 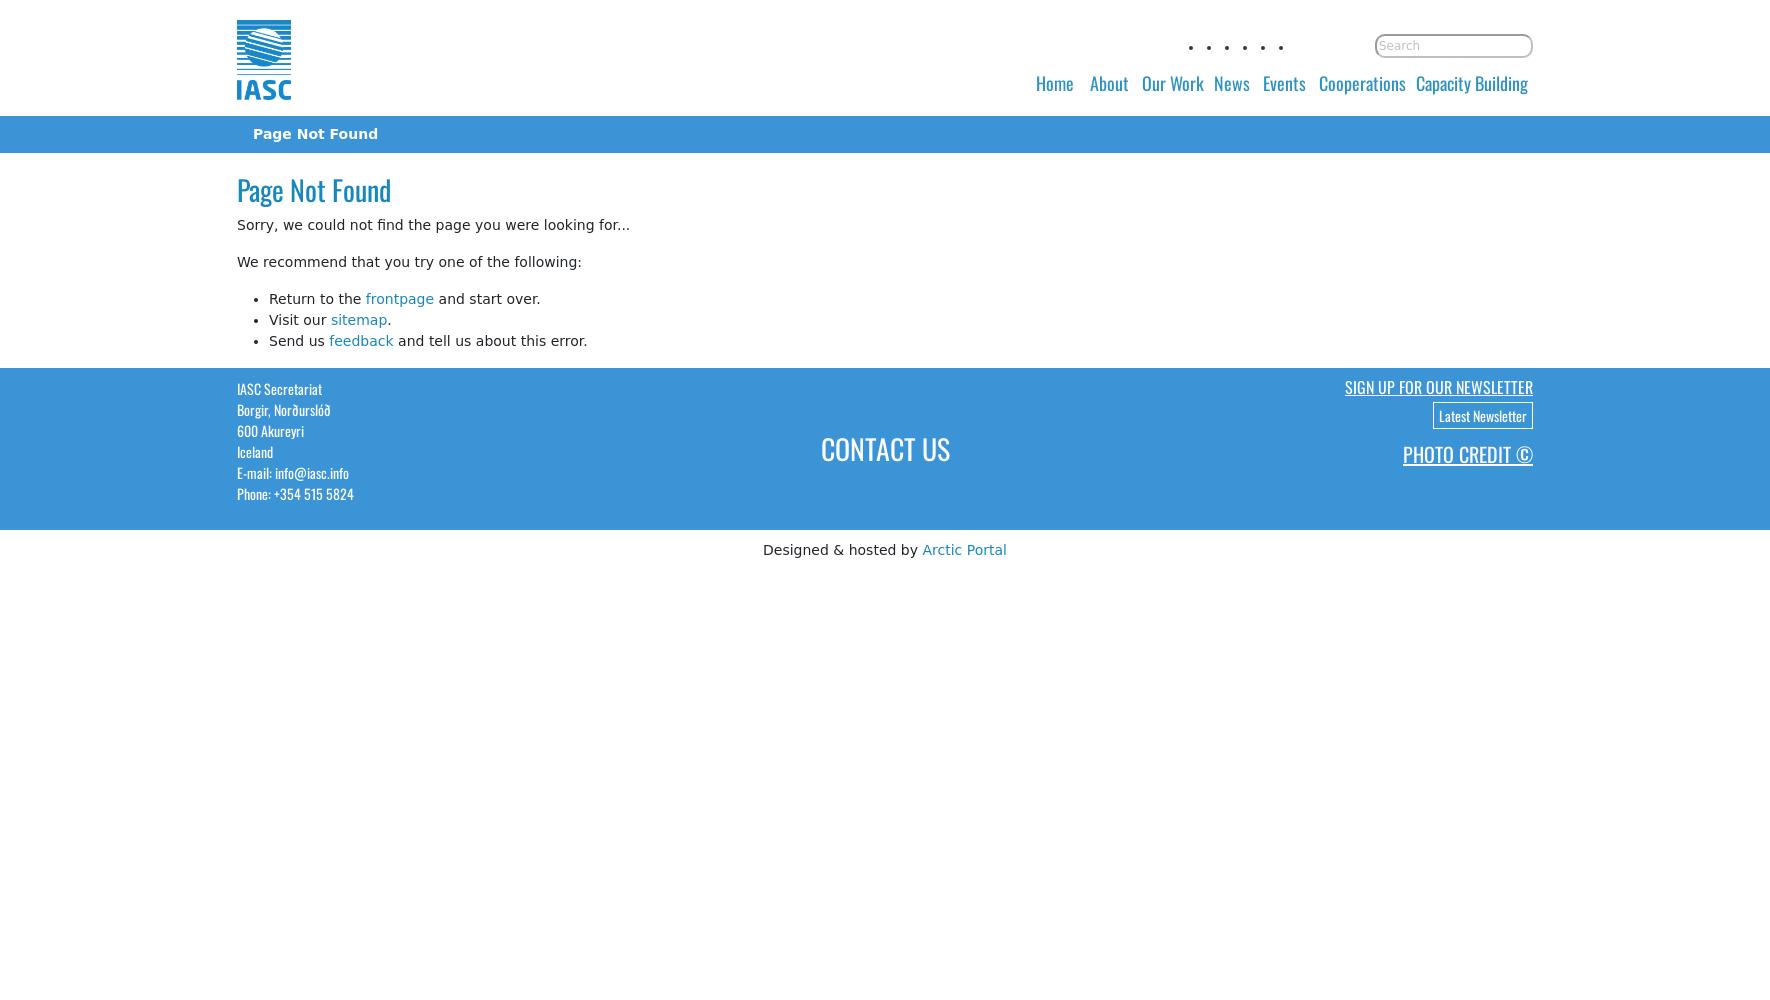 I want to click on 'We recommend that you try one of the following:', so click(x=408, y=261).